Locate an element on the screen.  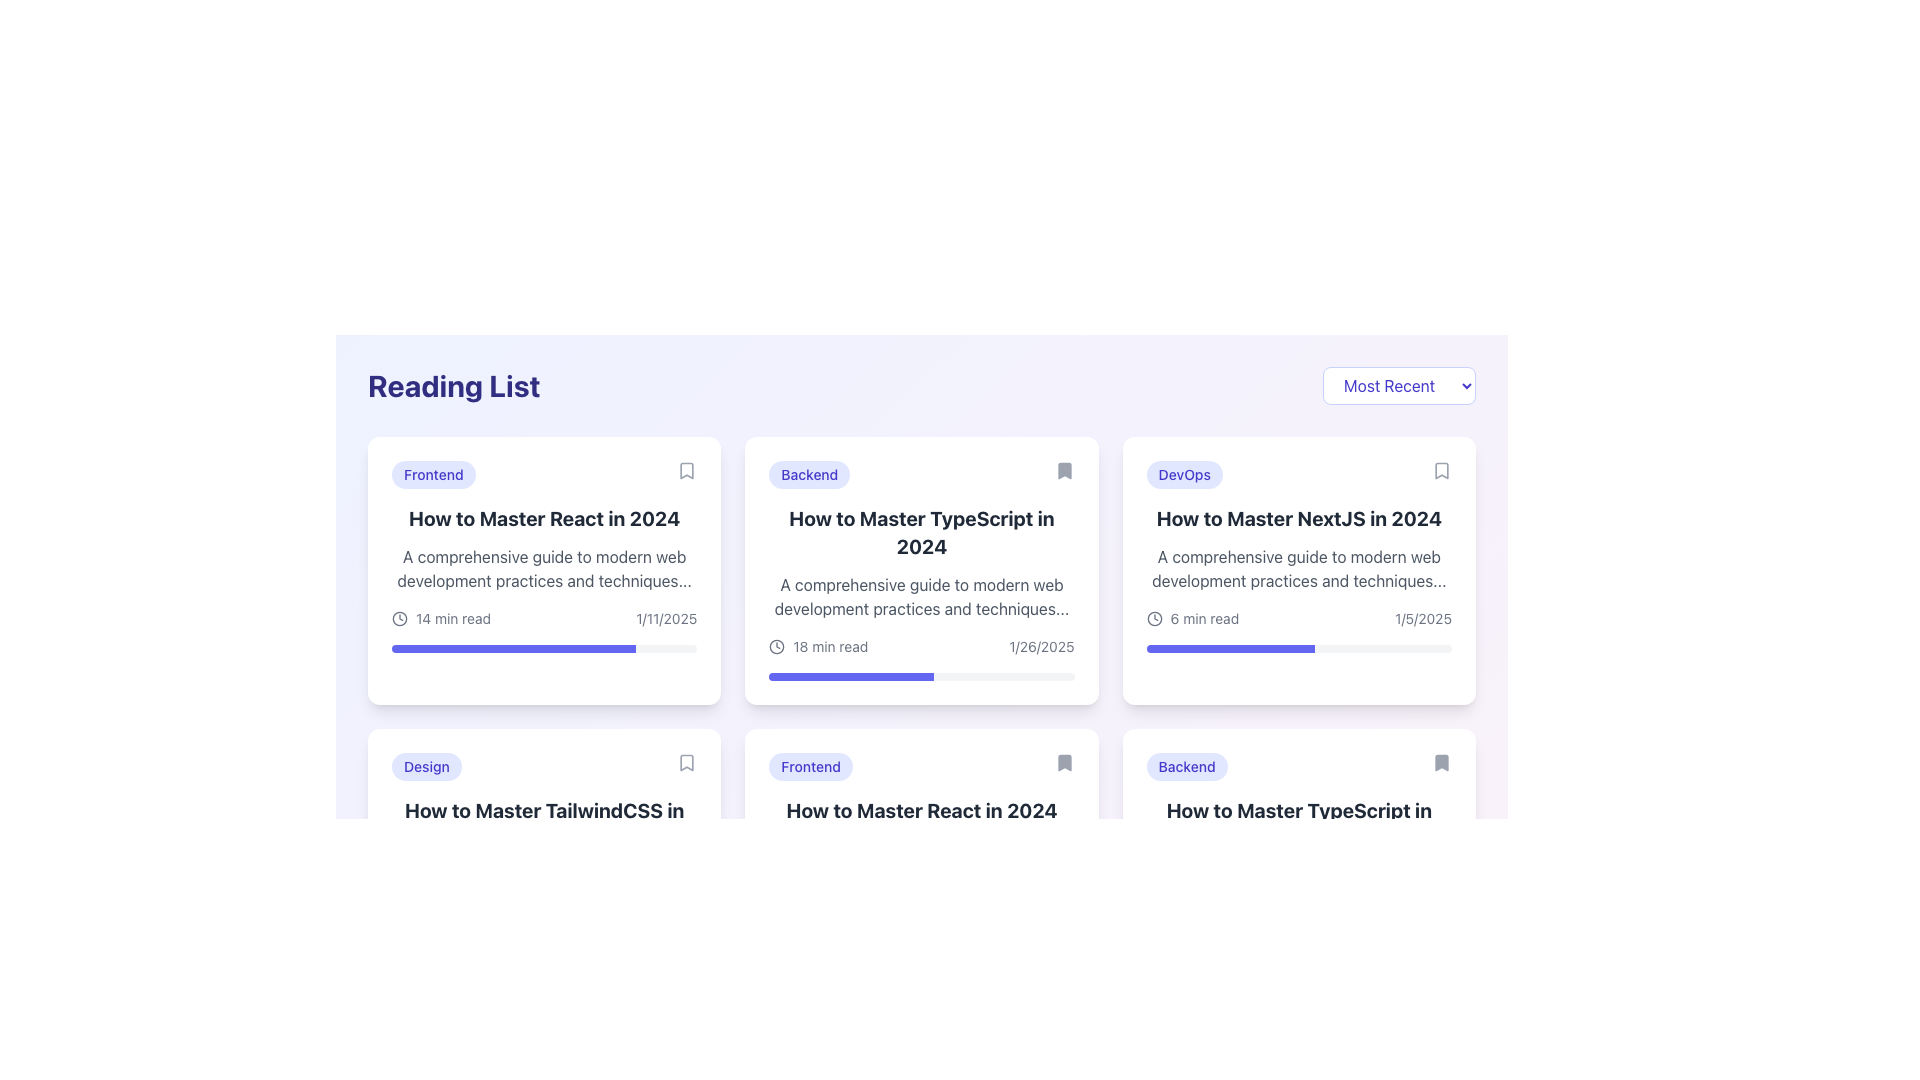
the Bookmark Button located is located at coordinates (1063, 763).